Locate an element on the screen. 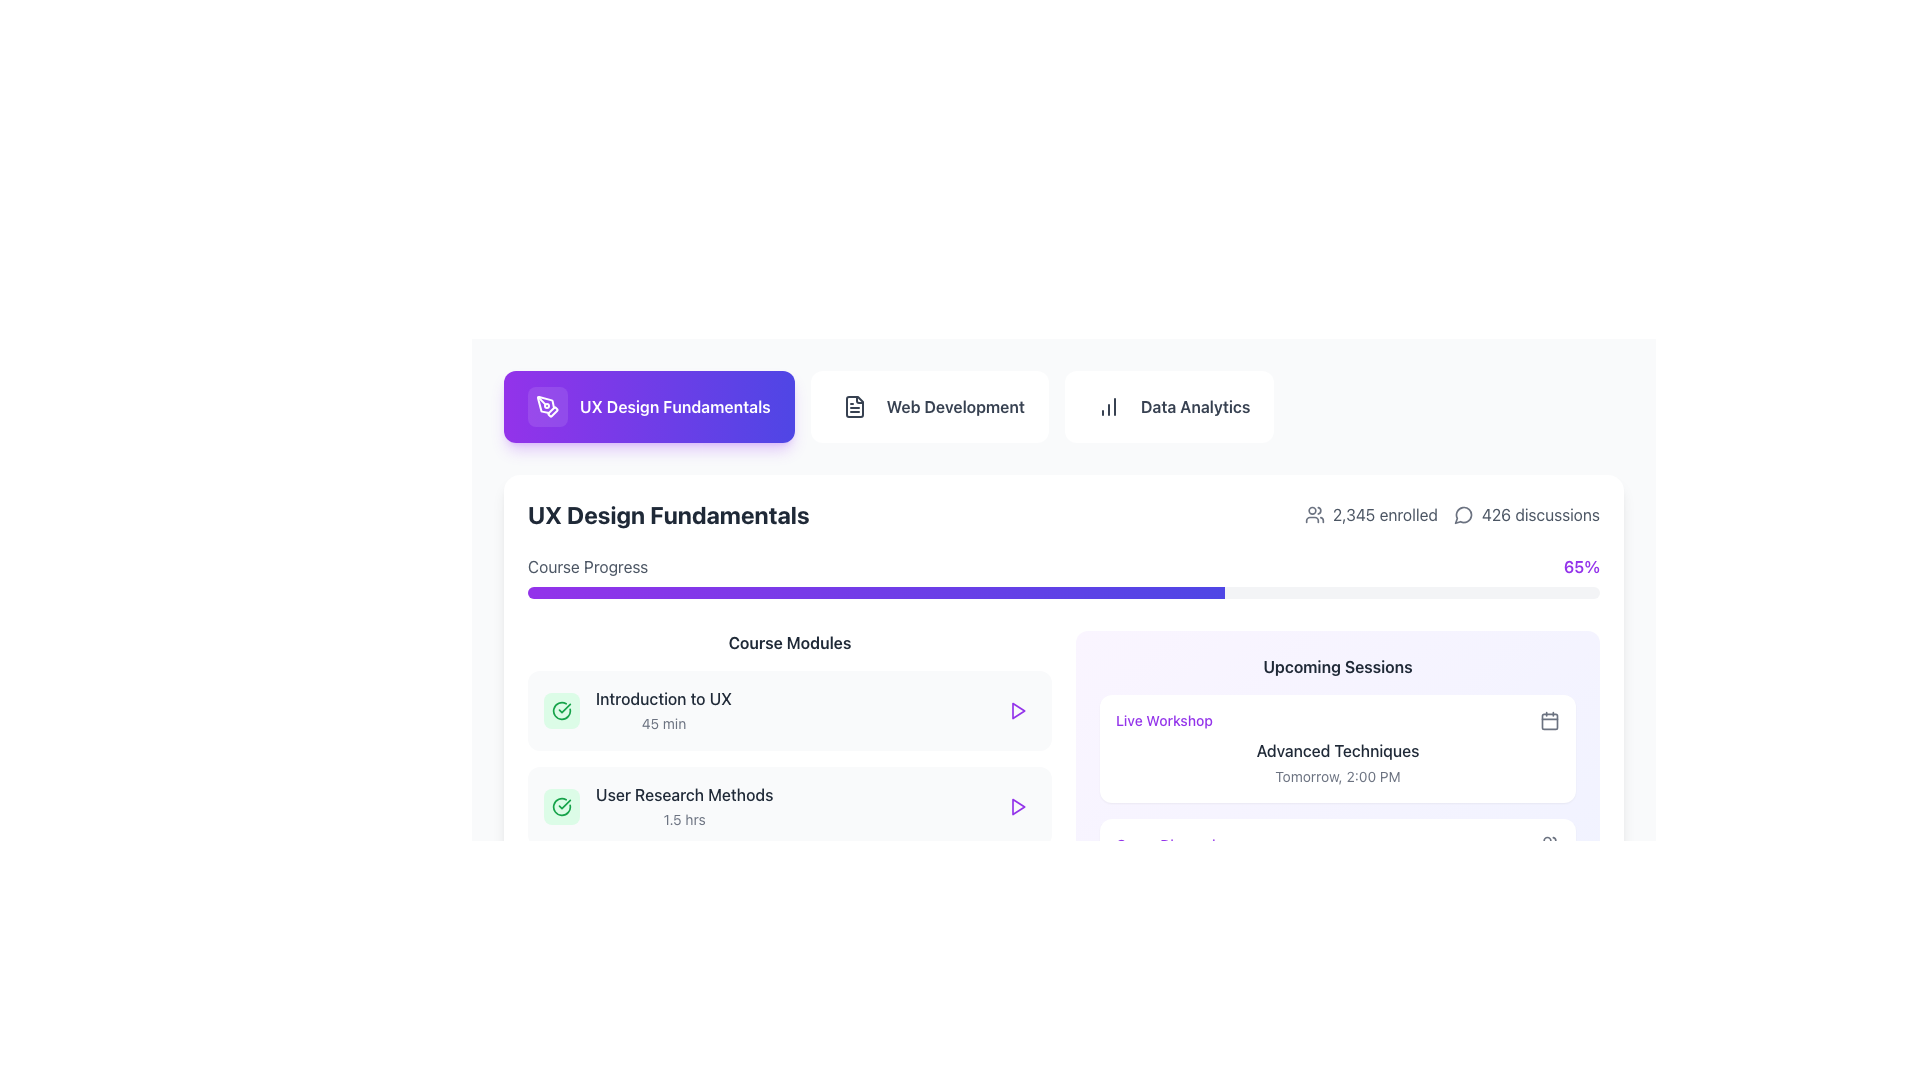 The image size is (1920, 1080). the button representing the 'UX Design Fundamentals' option is located at coordinates (649, 406).